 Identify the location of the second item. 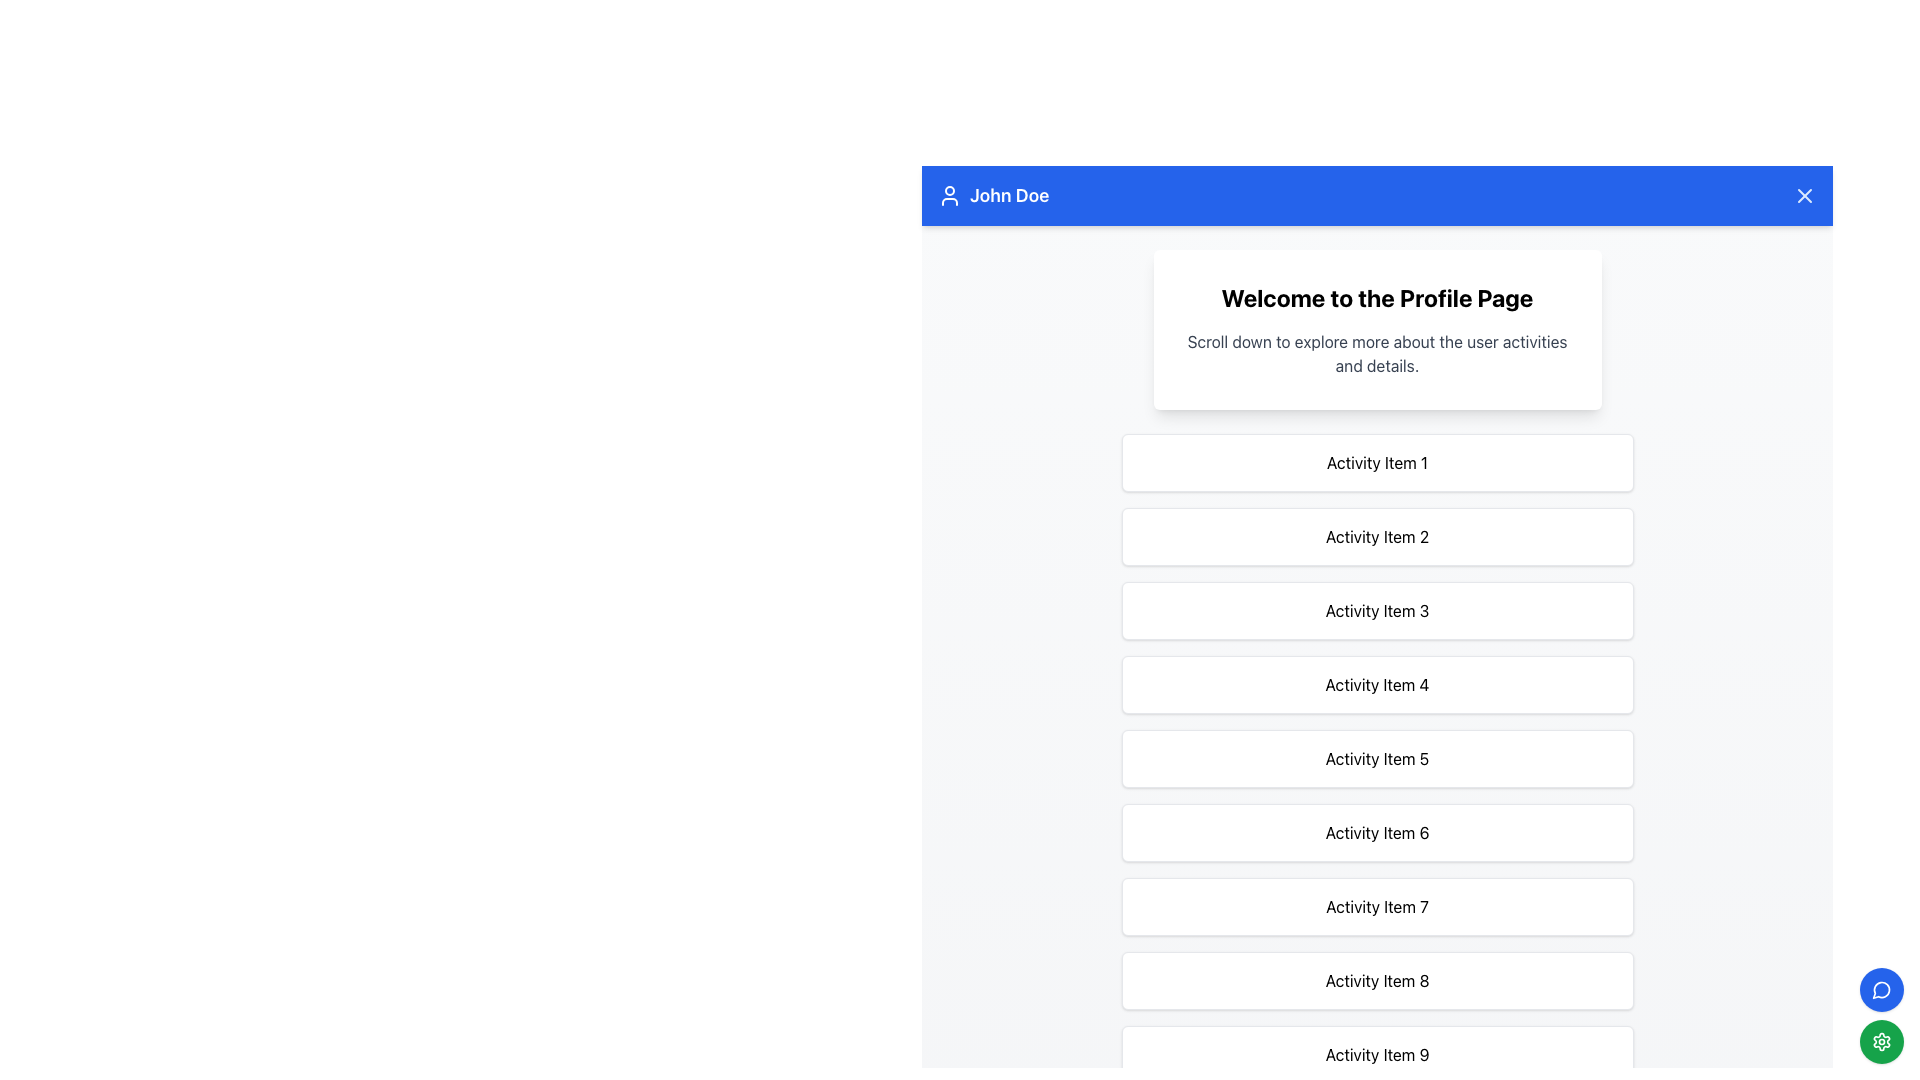
(1376, 535).